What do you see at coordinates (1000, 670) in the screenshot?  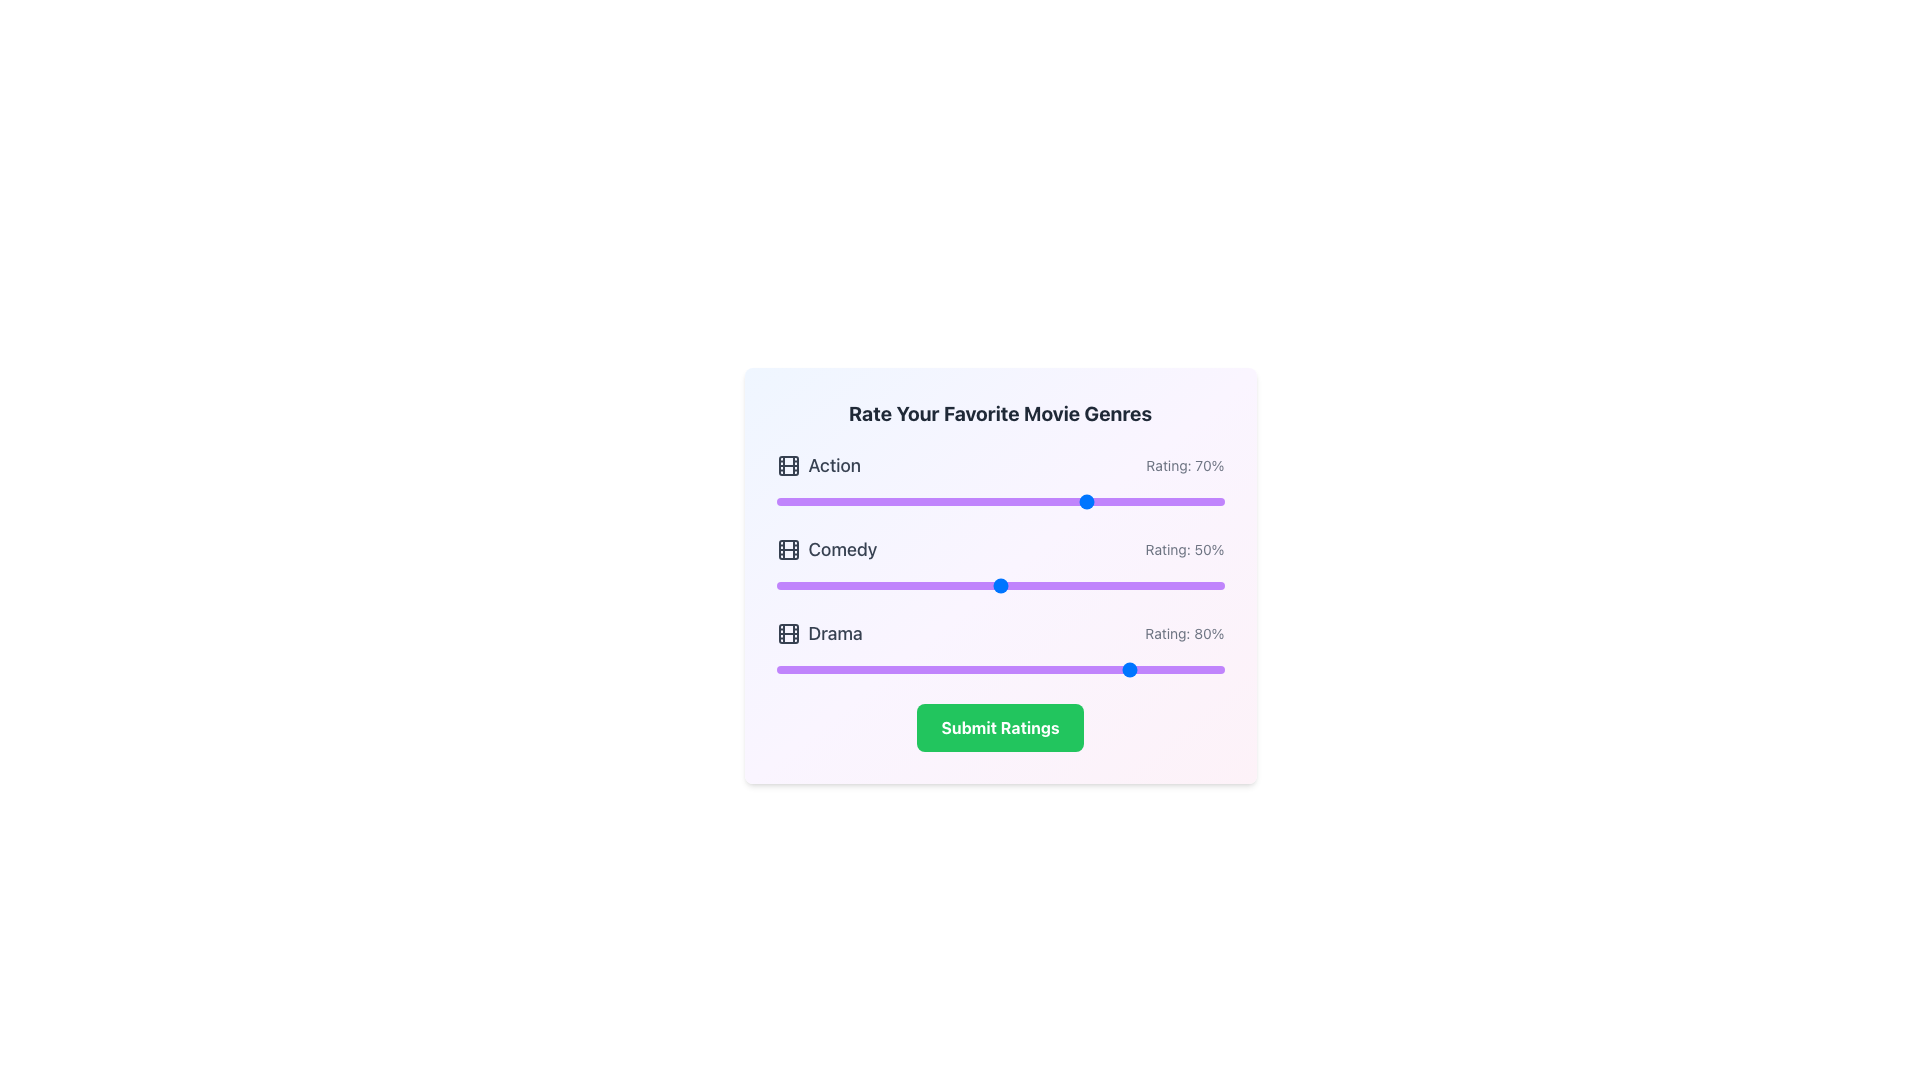 I see `the range slider for 'Drama' to prepare for interaction, located below the 'Rating: 80%' label` at bounding box center [1000, 670].